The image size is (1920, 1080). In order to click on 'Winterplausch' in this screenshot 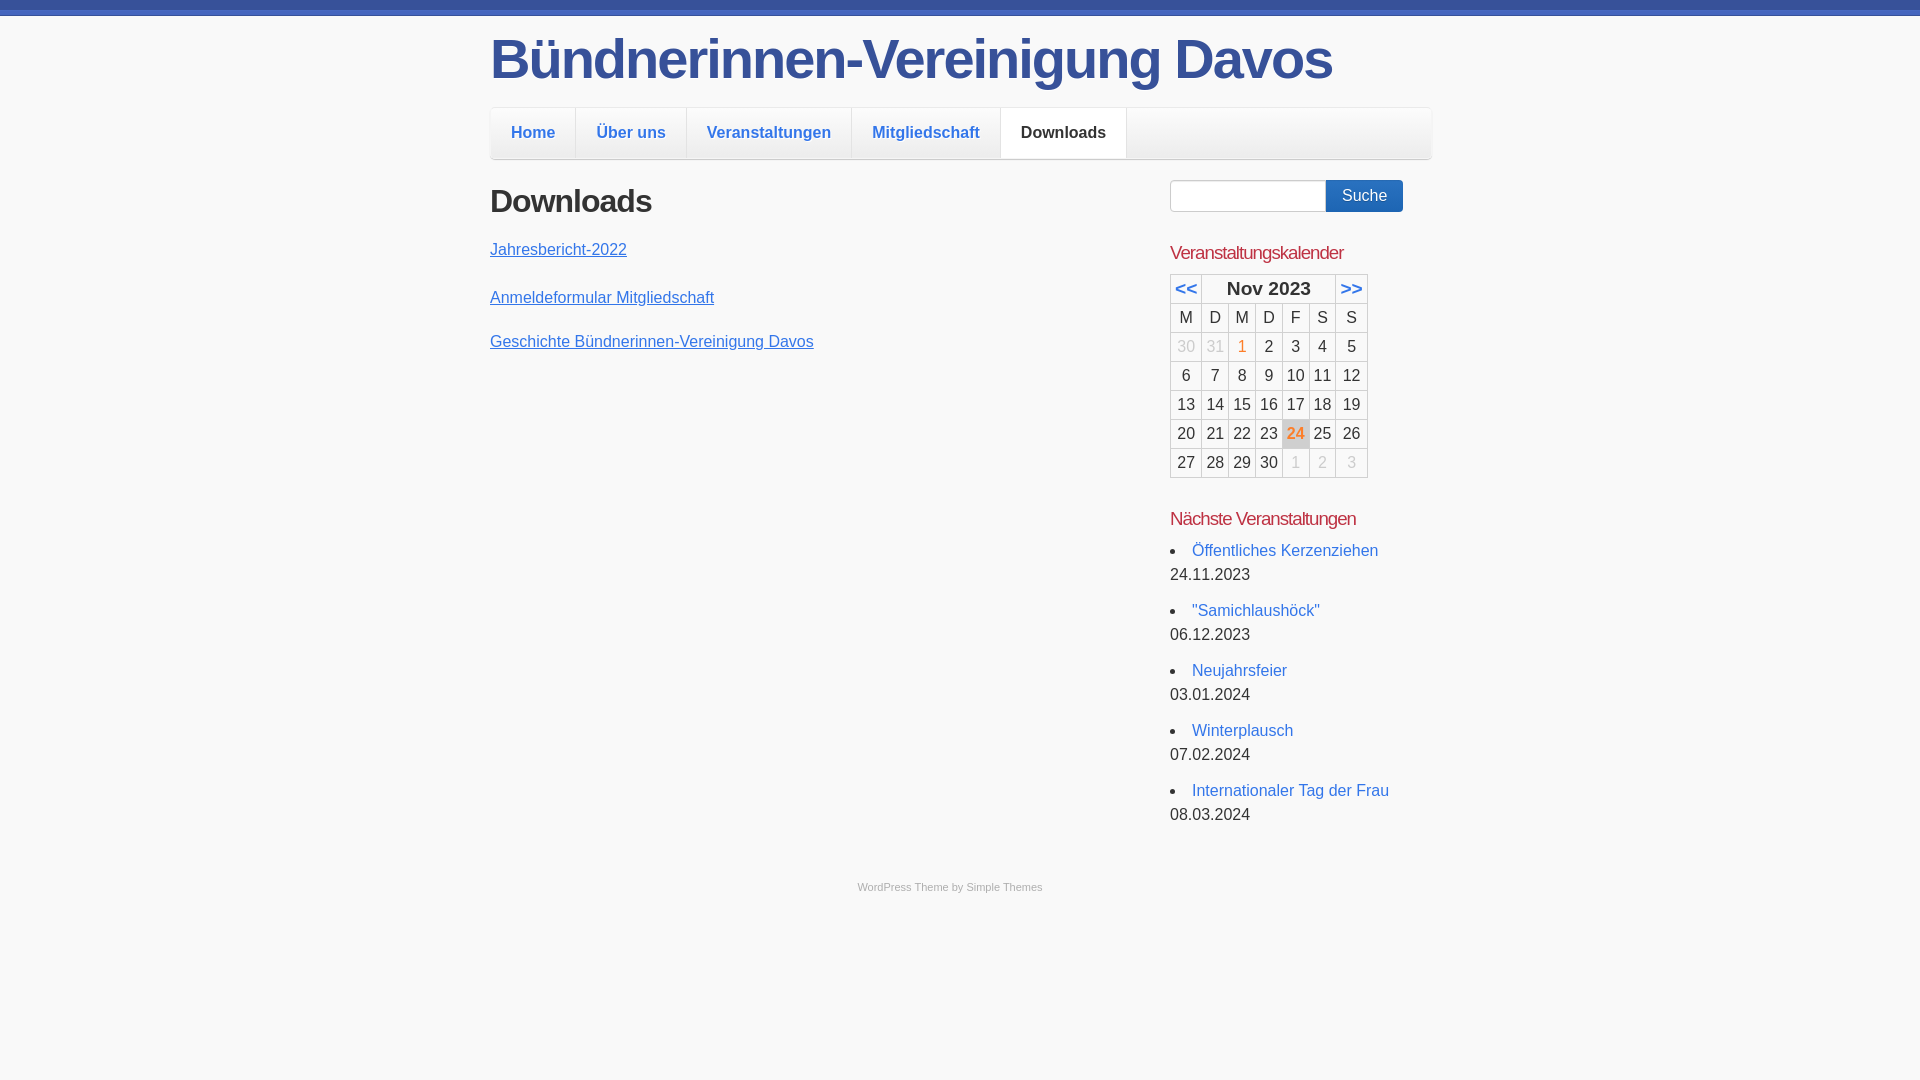, I will do `click(1241, 730)`.